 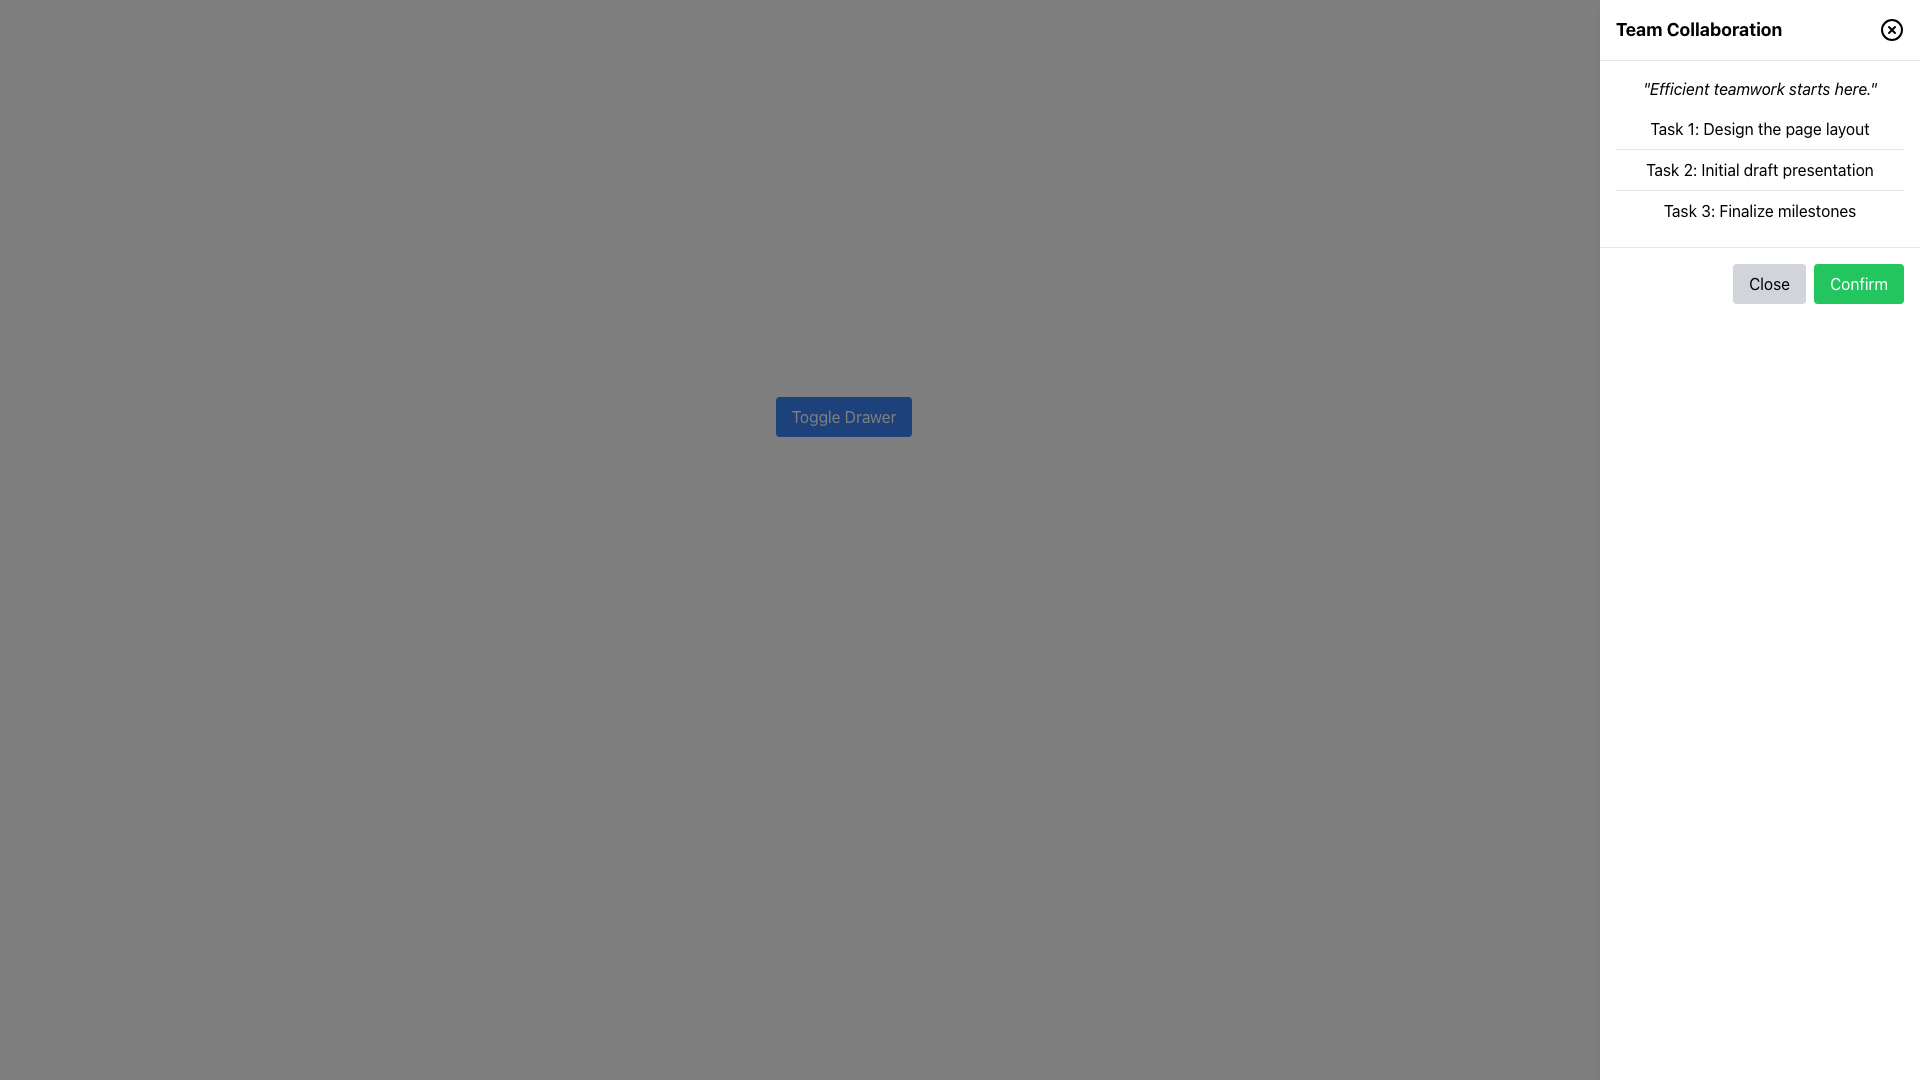 What do you see at coordinates (1760, 129) in the screenshot?
I see `text entry stating 'Task 1: Design the page layout', which is the first task in the task list on the right side of the interface` at bounding box center [1760, 129].